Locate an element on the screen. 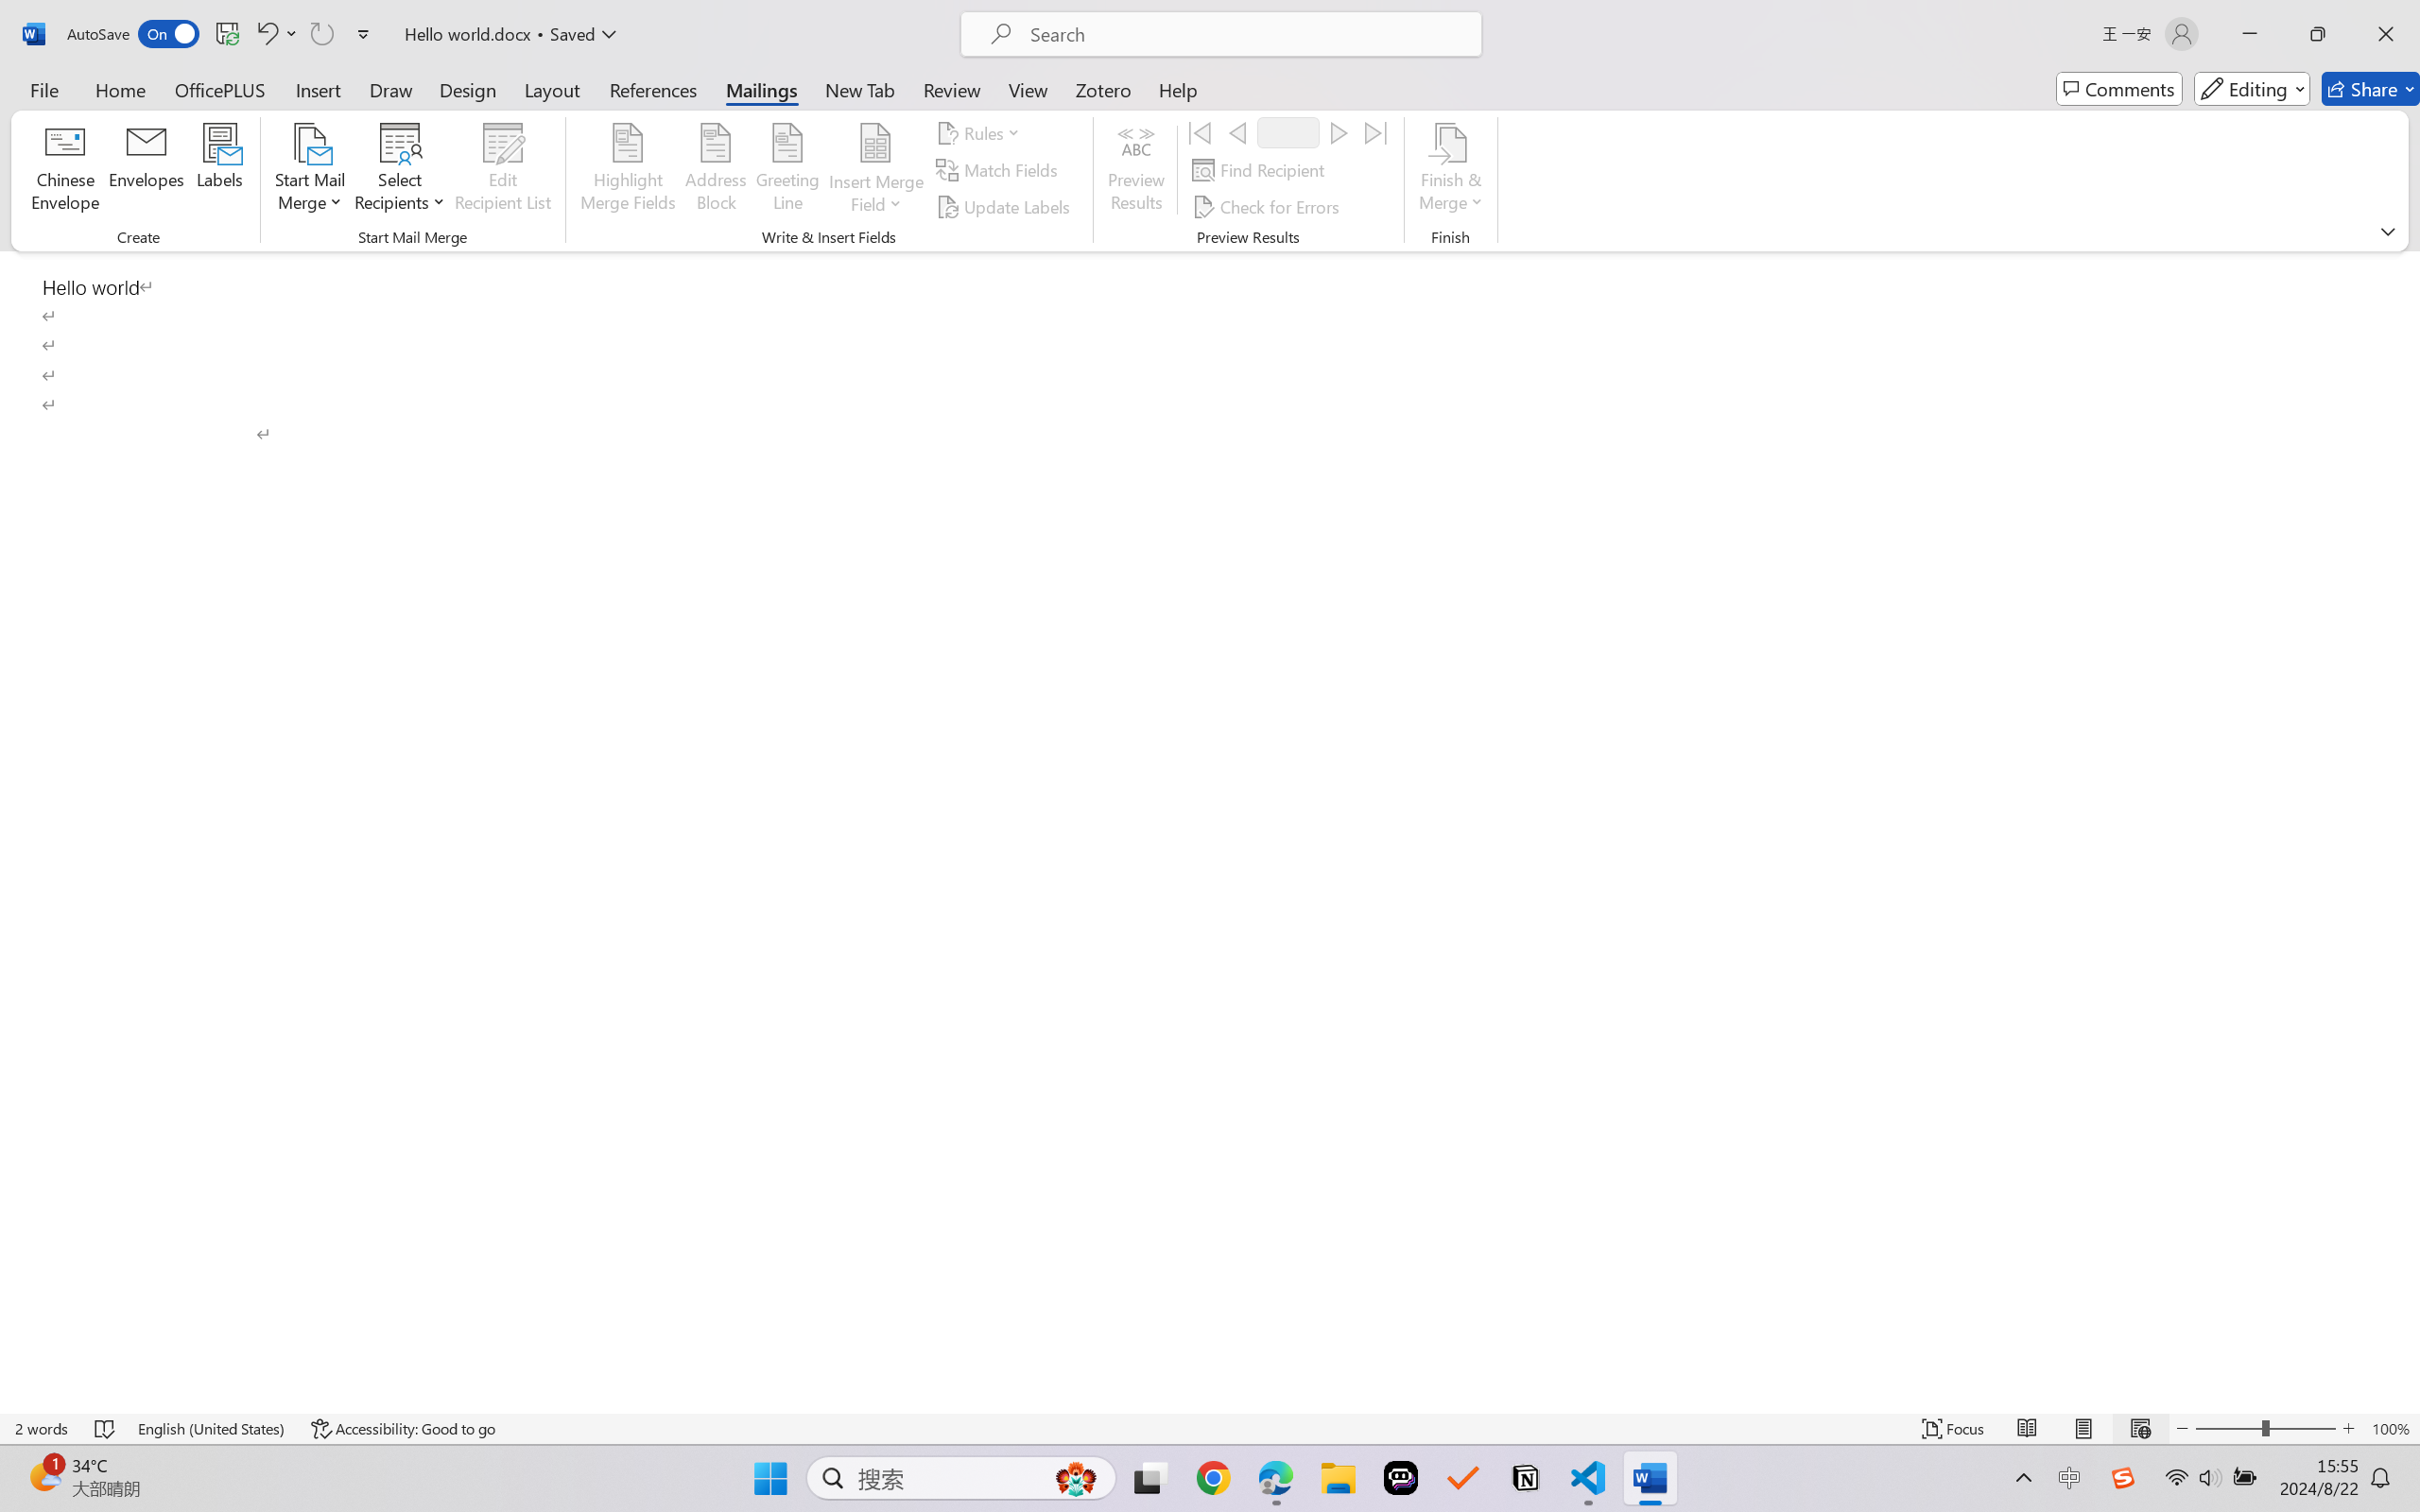 Image resolution: width=2420 pixels, height=1512 pixels. 'Web Layout' is located at coordinates (2139, 1428).